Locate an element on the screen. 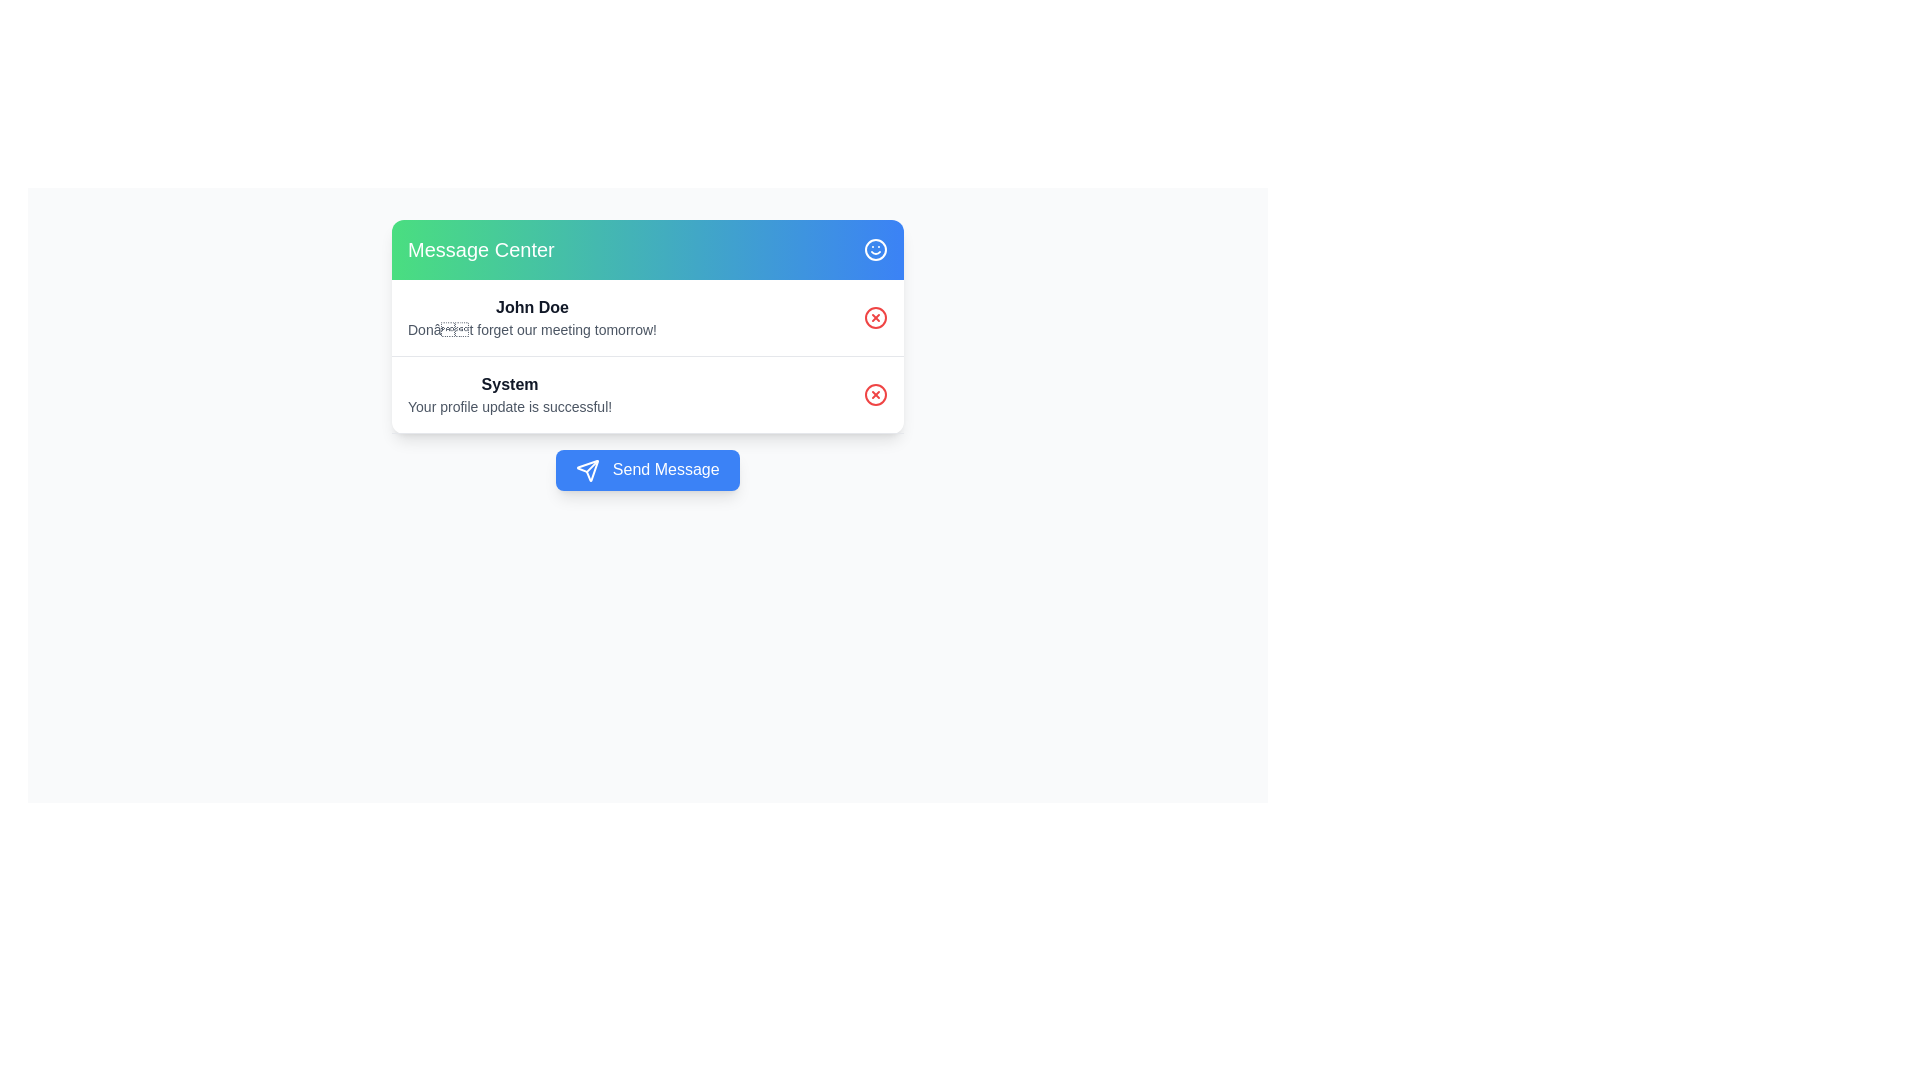 The width and height of the screenshot is (1920, 1080). notification message from 'John Doe' about the meeting scheduled for tomorrow, which is displayed in the first item of the Message Center notifications is located at coordinates (648, 317).